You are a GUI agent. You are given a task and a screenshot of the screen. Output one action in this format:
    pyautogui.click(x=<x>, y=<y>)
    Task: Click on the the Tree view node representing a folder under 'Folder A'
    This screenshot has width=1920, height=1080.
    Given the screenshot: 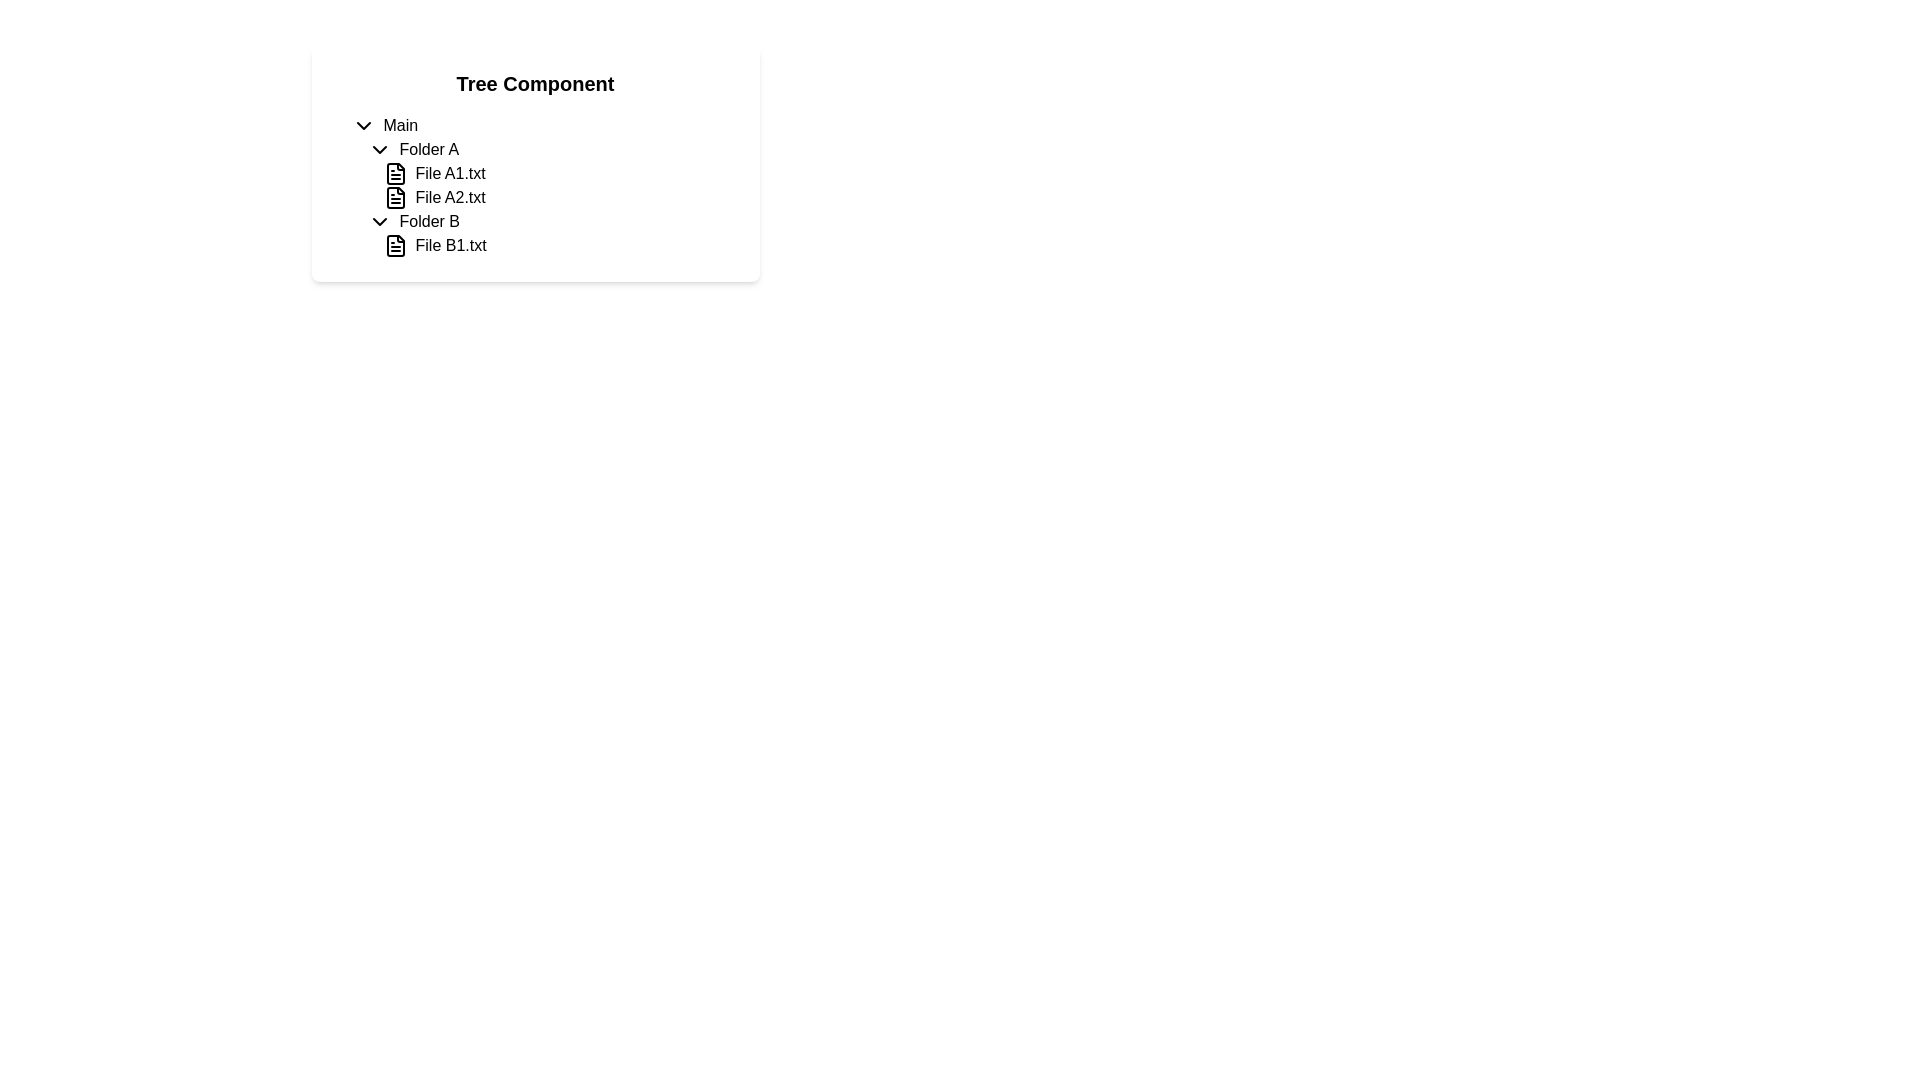 What is the action you would take?
    pyautogui.click(x=551, y=222)
    